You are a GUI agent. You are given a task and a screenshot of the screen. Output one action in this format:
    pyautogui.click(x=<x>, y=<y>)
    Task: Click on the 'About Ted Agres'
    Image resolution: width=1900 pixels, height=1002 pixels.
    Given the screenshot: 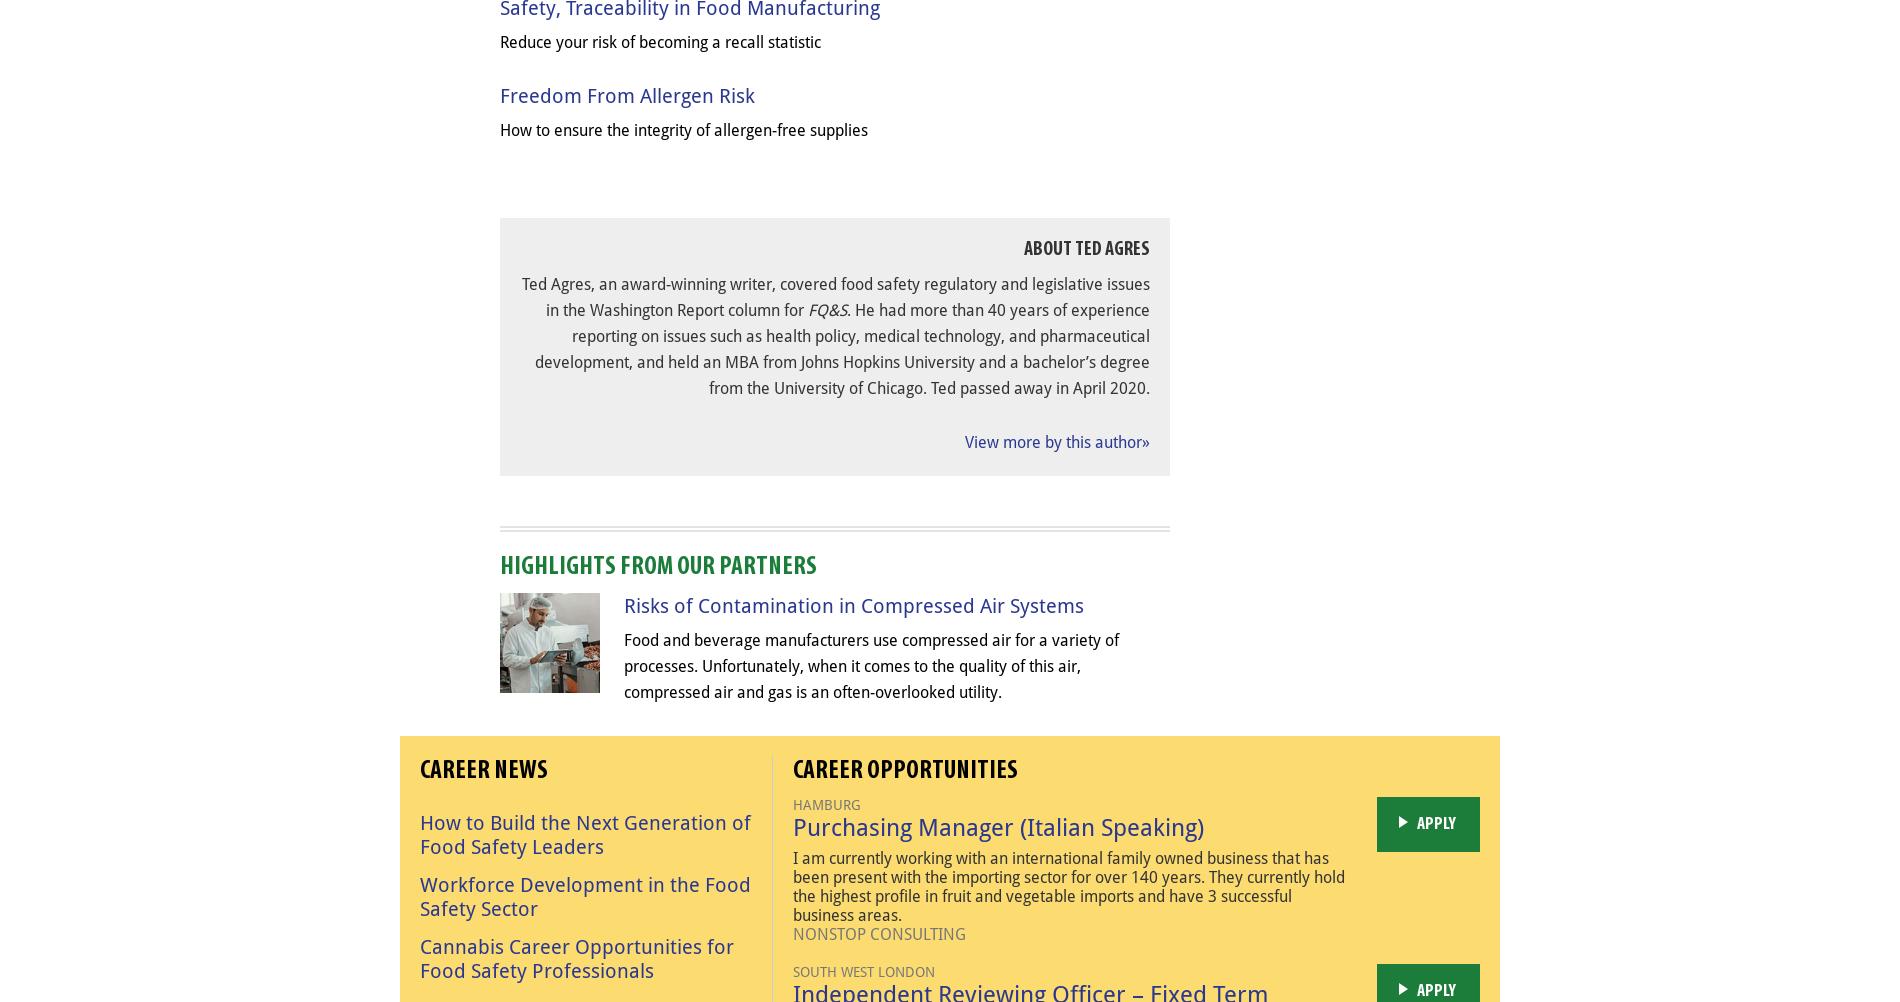 What is the action you would take?
    pyautogui.click(x=1086, y=249)
    